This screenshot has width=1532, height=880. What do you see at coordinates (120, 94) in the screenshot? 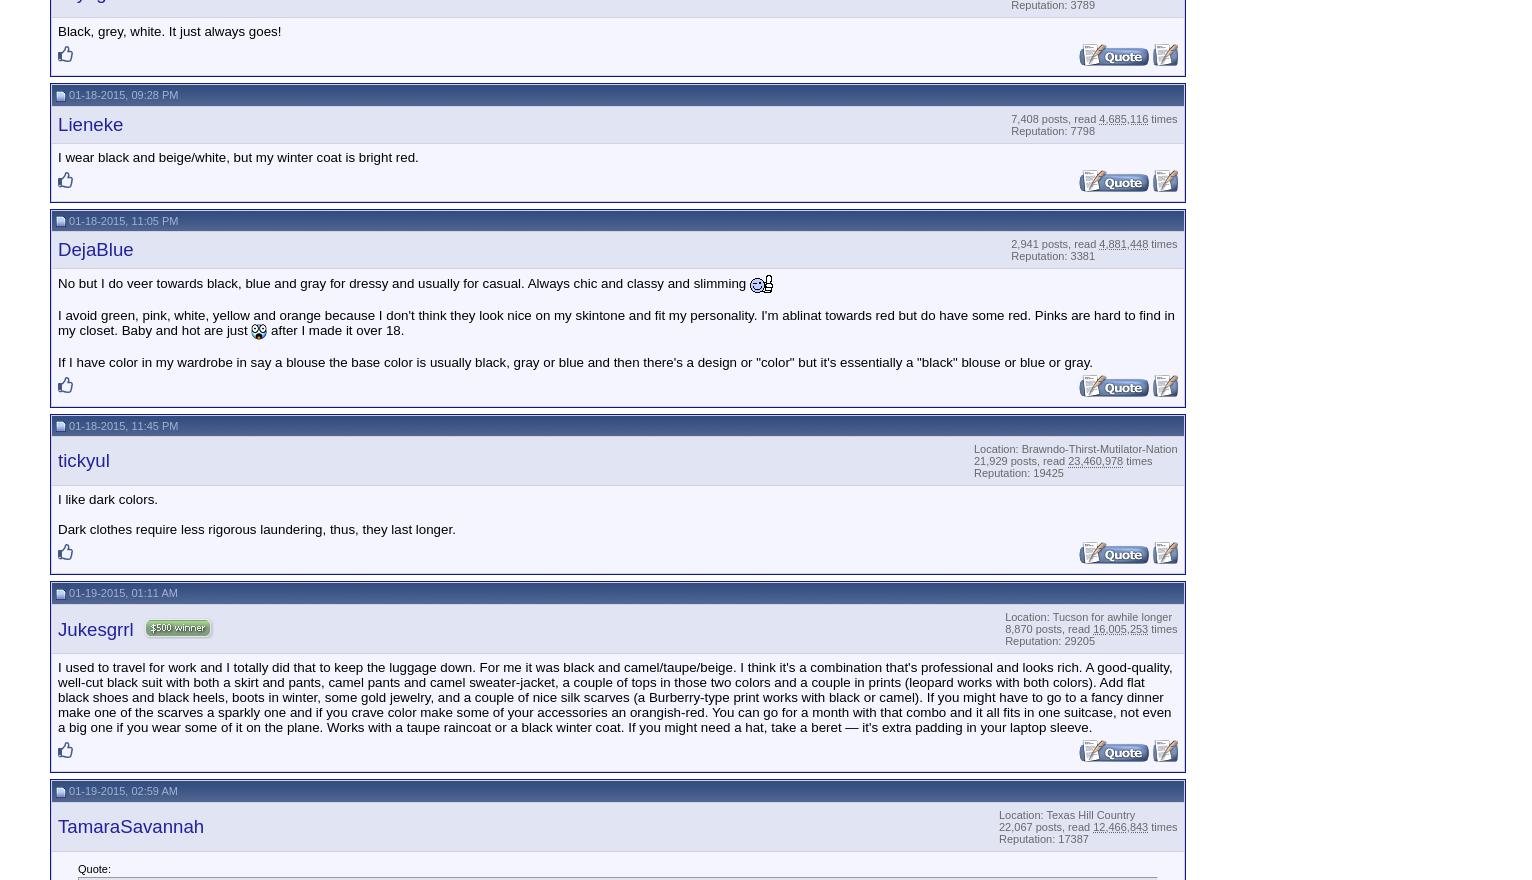
I see `'01-18-2015, 09:28 PM'` at bounding box center [120, 94].